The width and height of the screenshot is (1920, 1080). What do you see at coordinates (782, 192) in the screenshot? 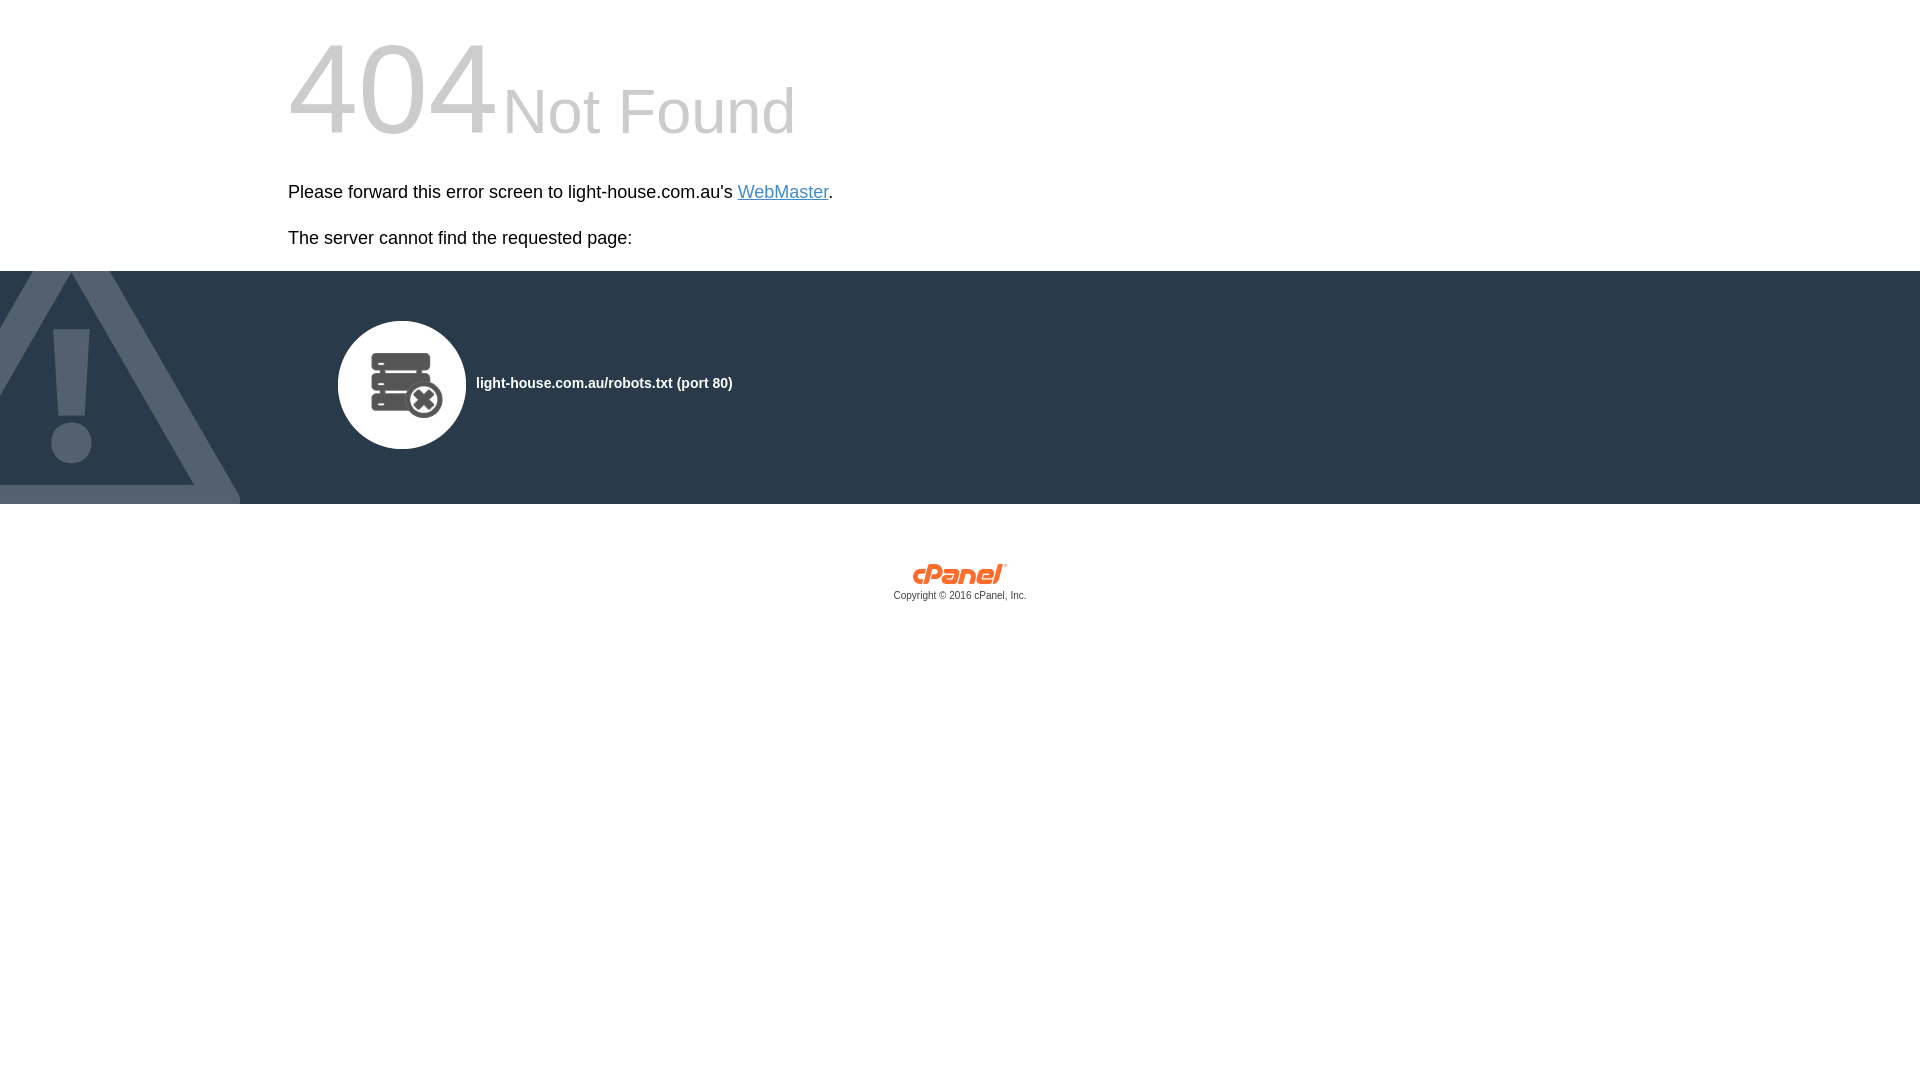
I see `'WebMaster'` at bounding box center [782, 192].